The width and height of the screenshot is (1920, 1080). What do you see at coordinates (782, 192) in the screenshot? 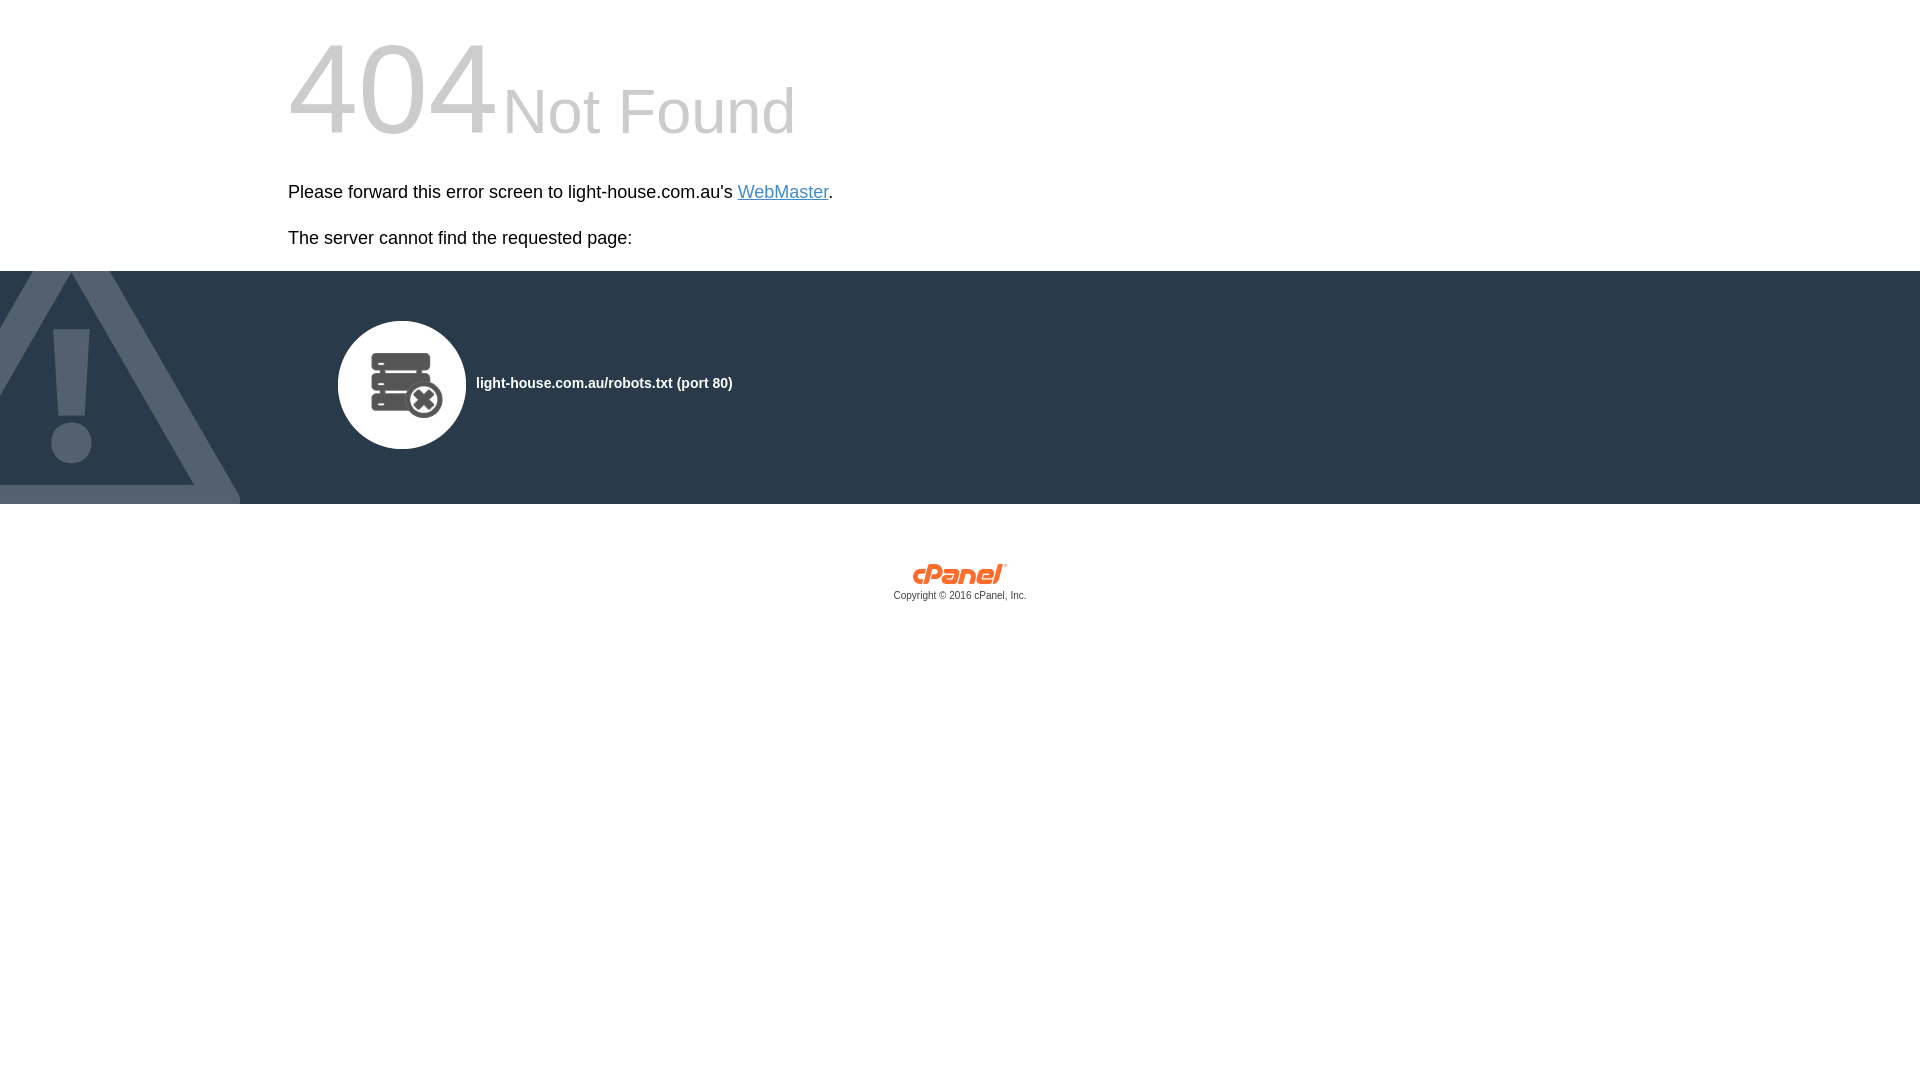
I see `'WebMaster'` at bounding box center [782, 192].